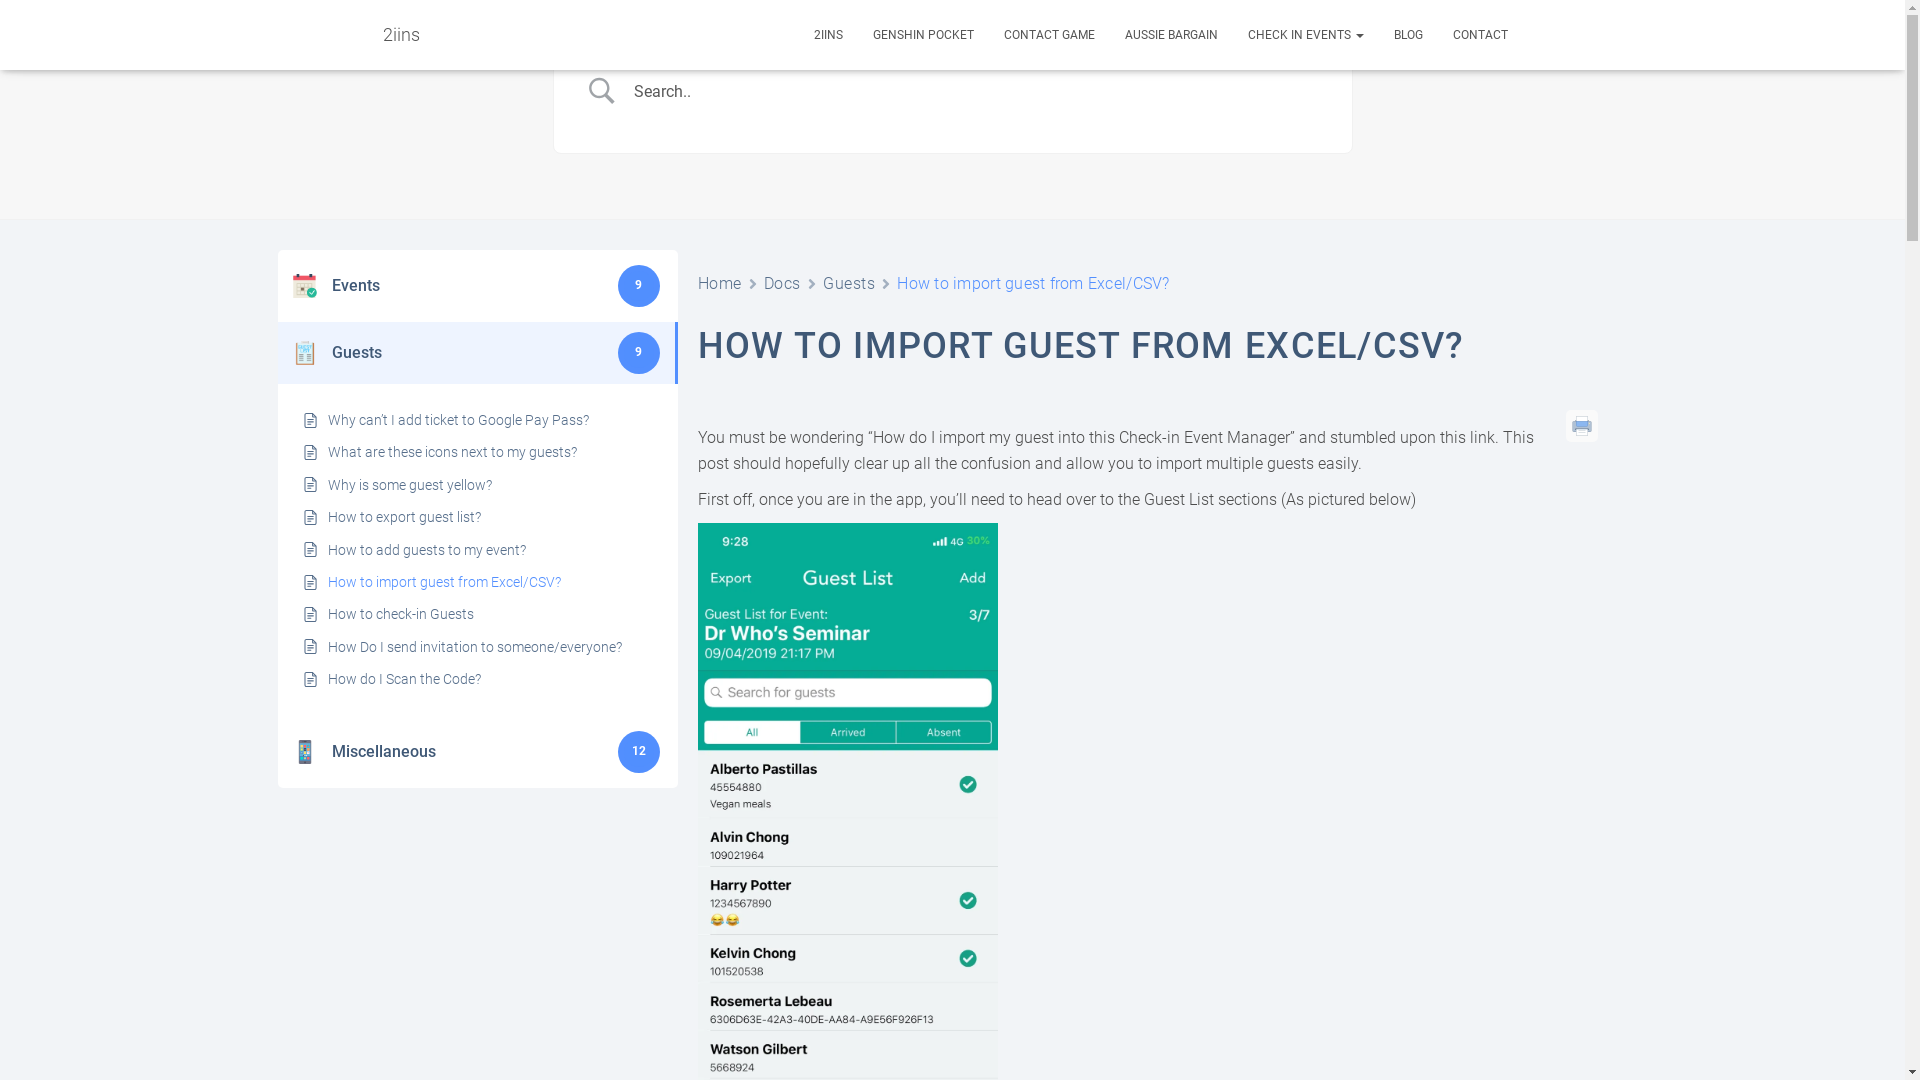 This screenshot has width=1920, height=1080. What do you see at coordinates (922, 34) in the screenshot?
I see `'GENSHIN POCKET'` at bounding box center [922, 34].